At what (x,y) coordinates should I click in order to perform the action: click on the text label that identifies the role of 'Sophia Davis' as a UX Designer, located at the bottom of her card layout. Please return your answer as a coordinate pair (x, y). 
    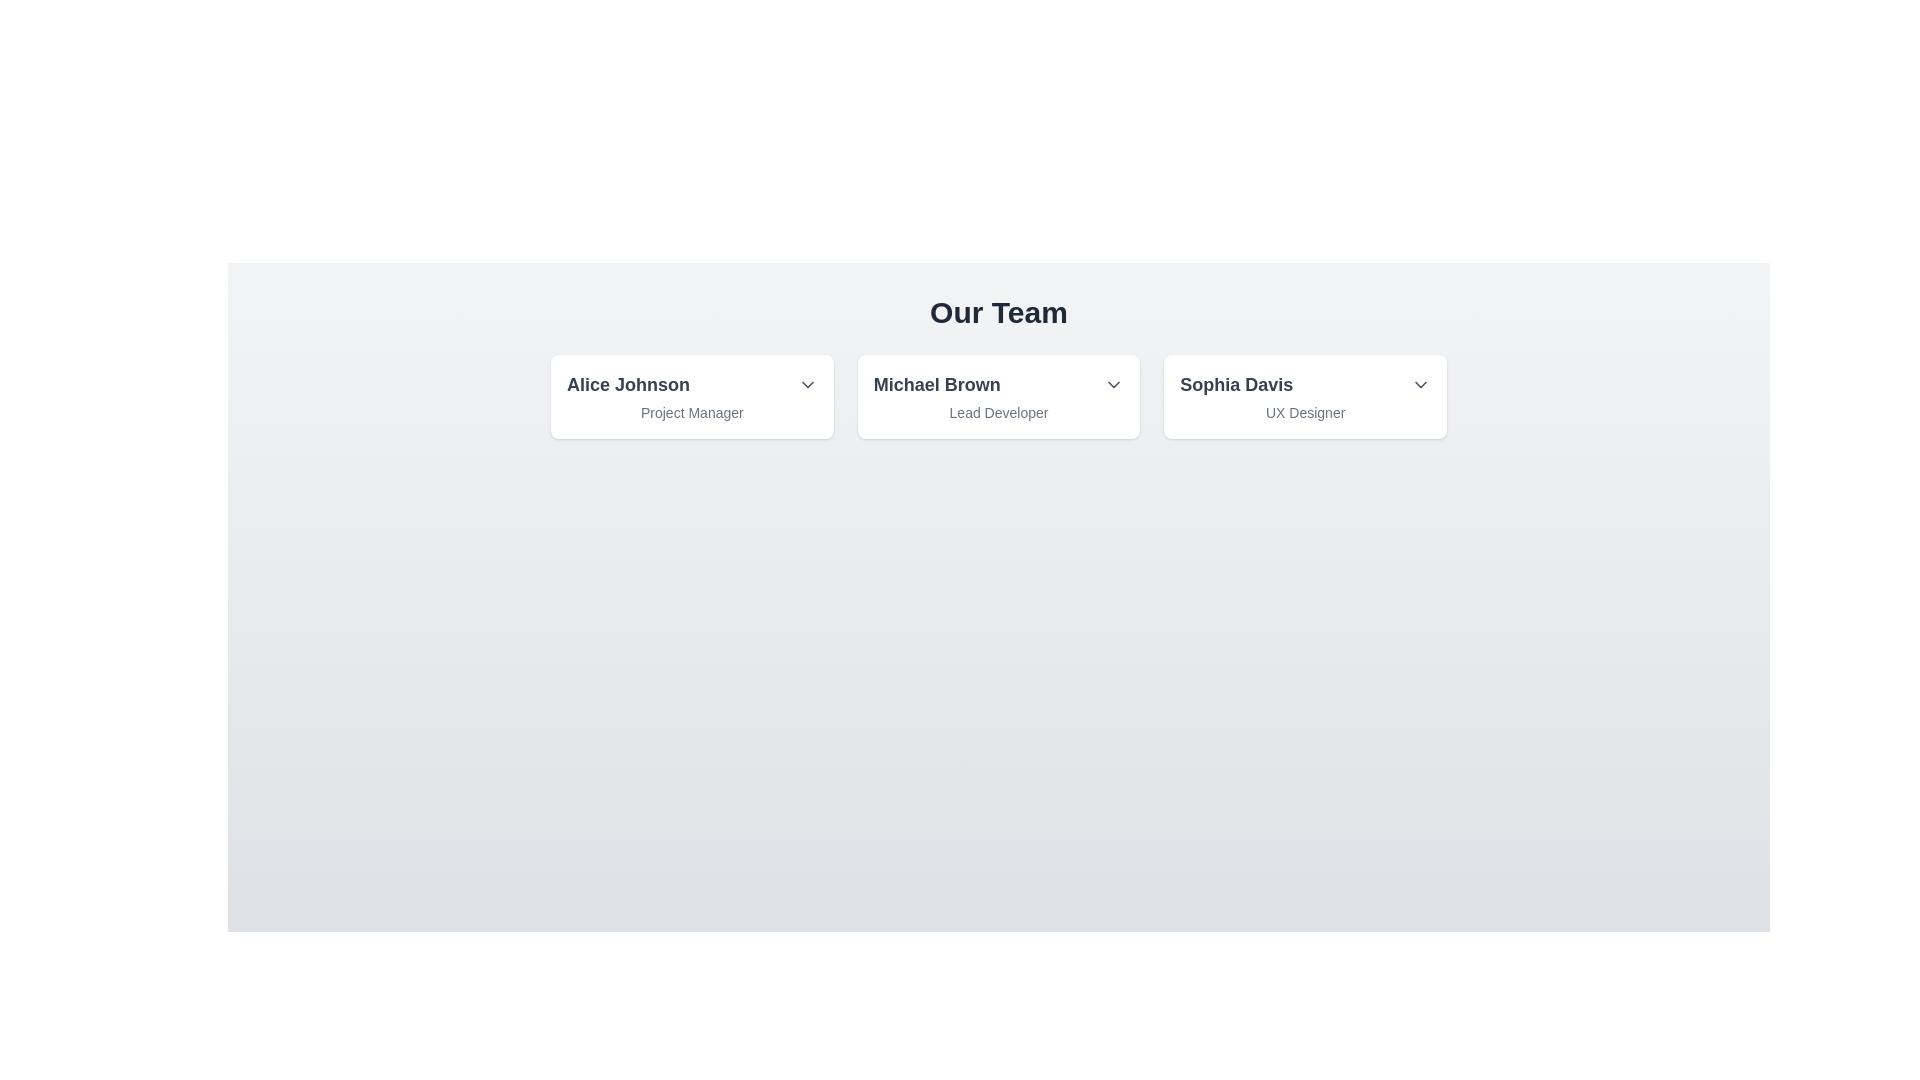
    Looking at the image, I should click on (1305, 411).